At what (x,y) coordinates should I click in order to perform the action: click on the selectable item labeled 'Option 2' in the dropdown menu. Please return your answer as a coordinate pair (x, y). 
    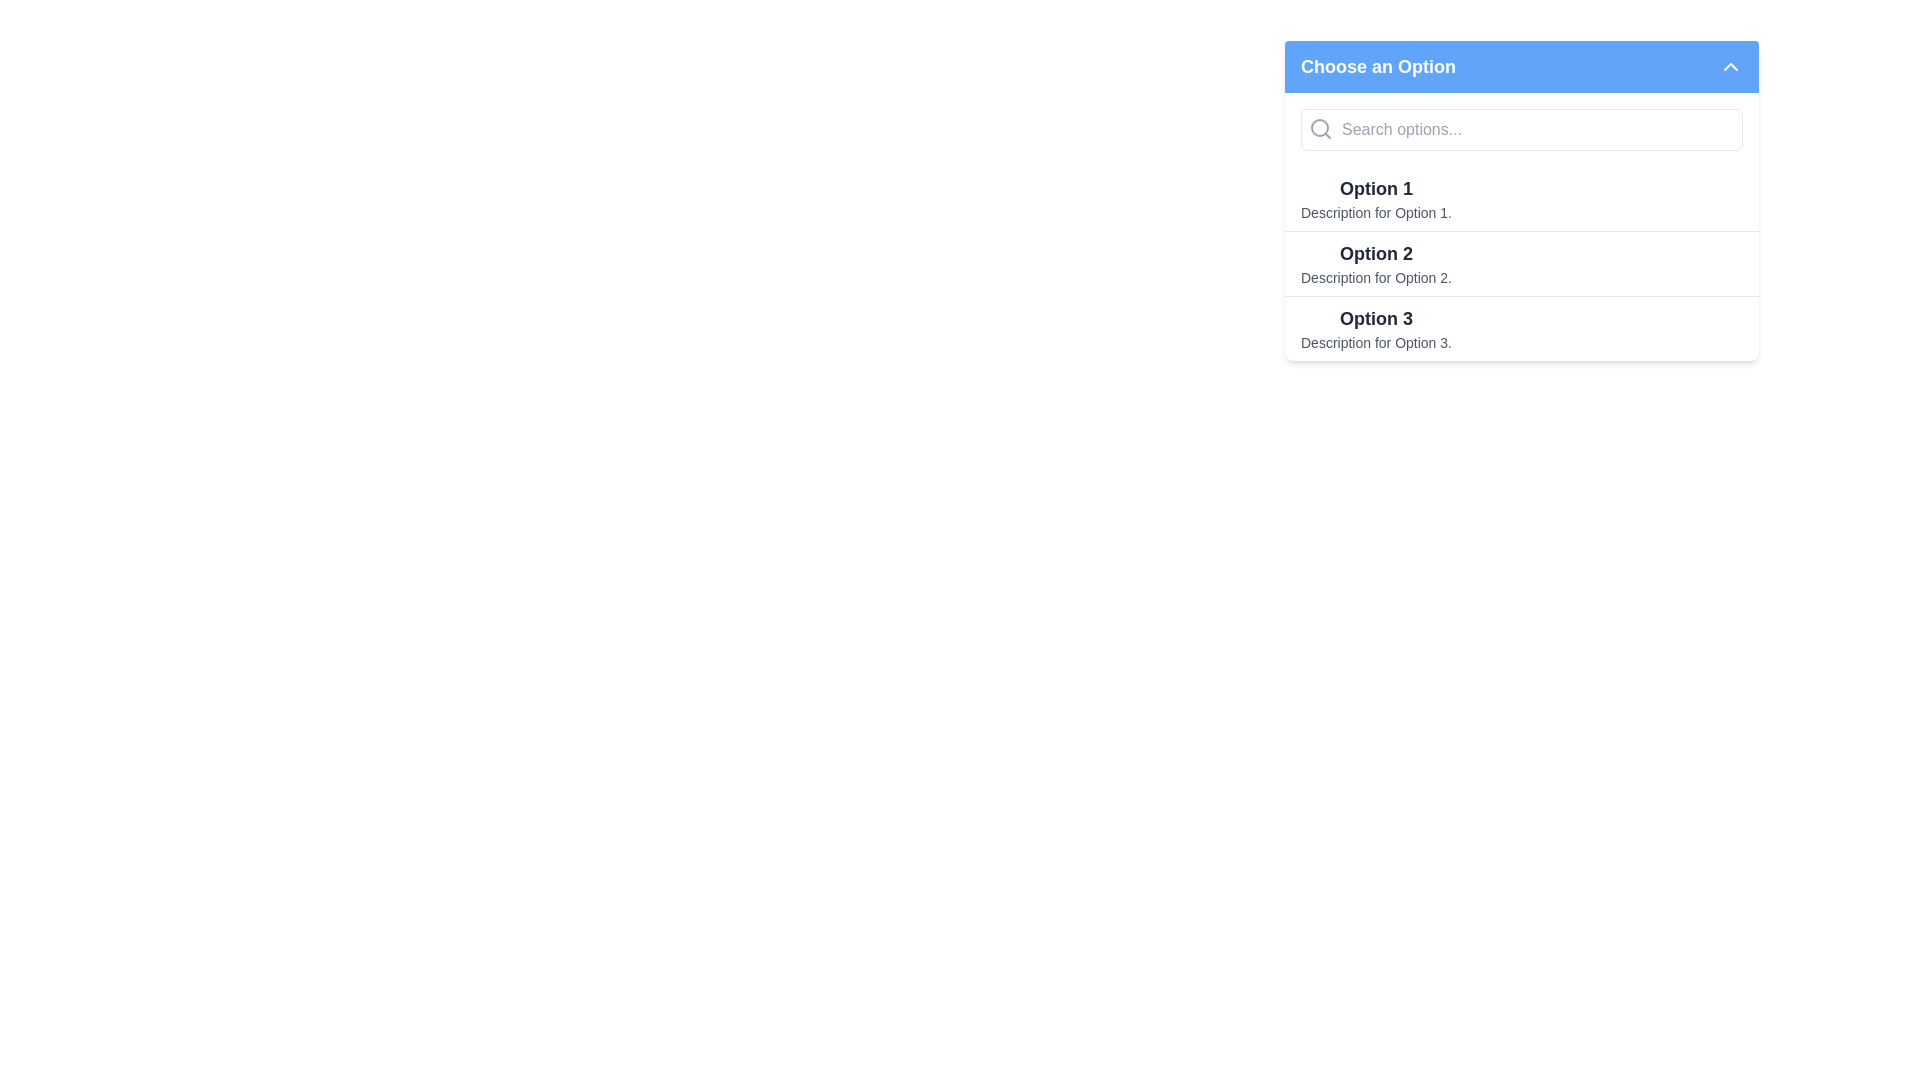
    Looking at the image, I should click on (1520, 262).